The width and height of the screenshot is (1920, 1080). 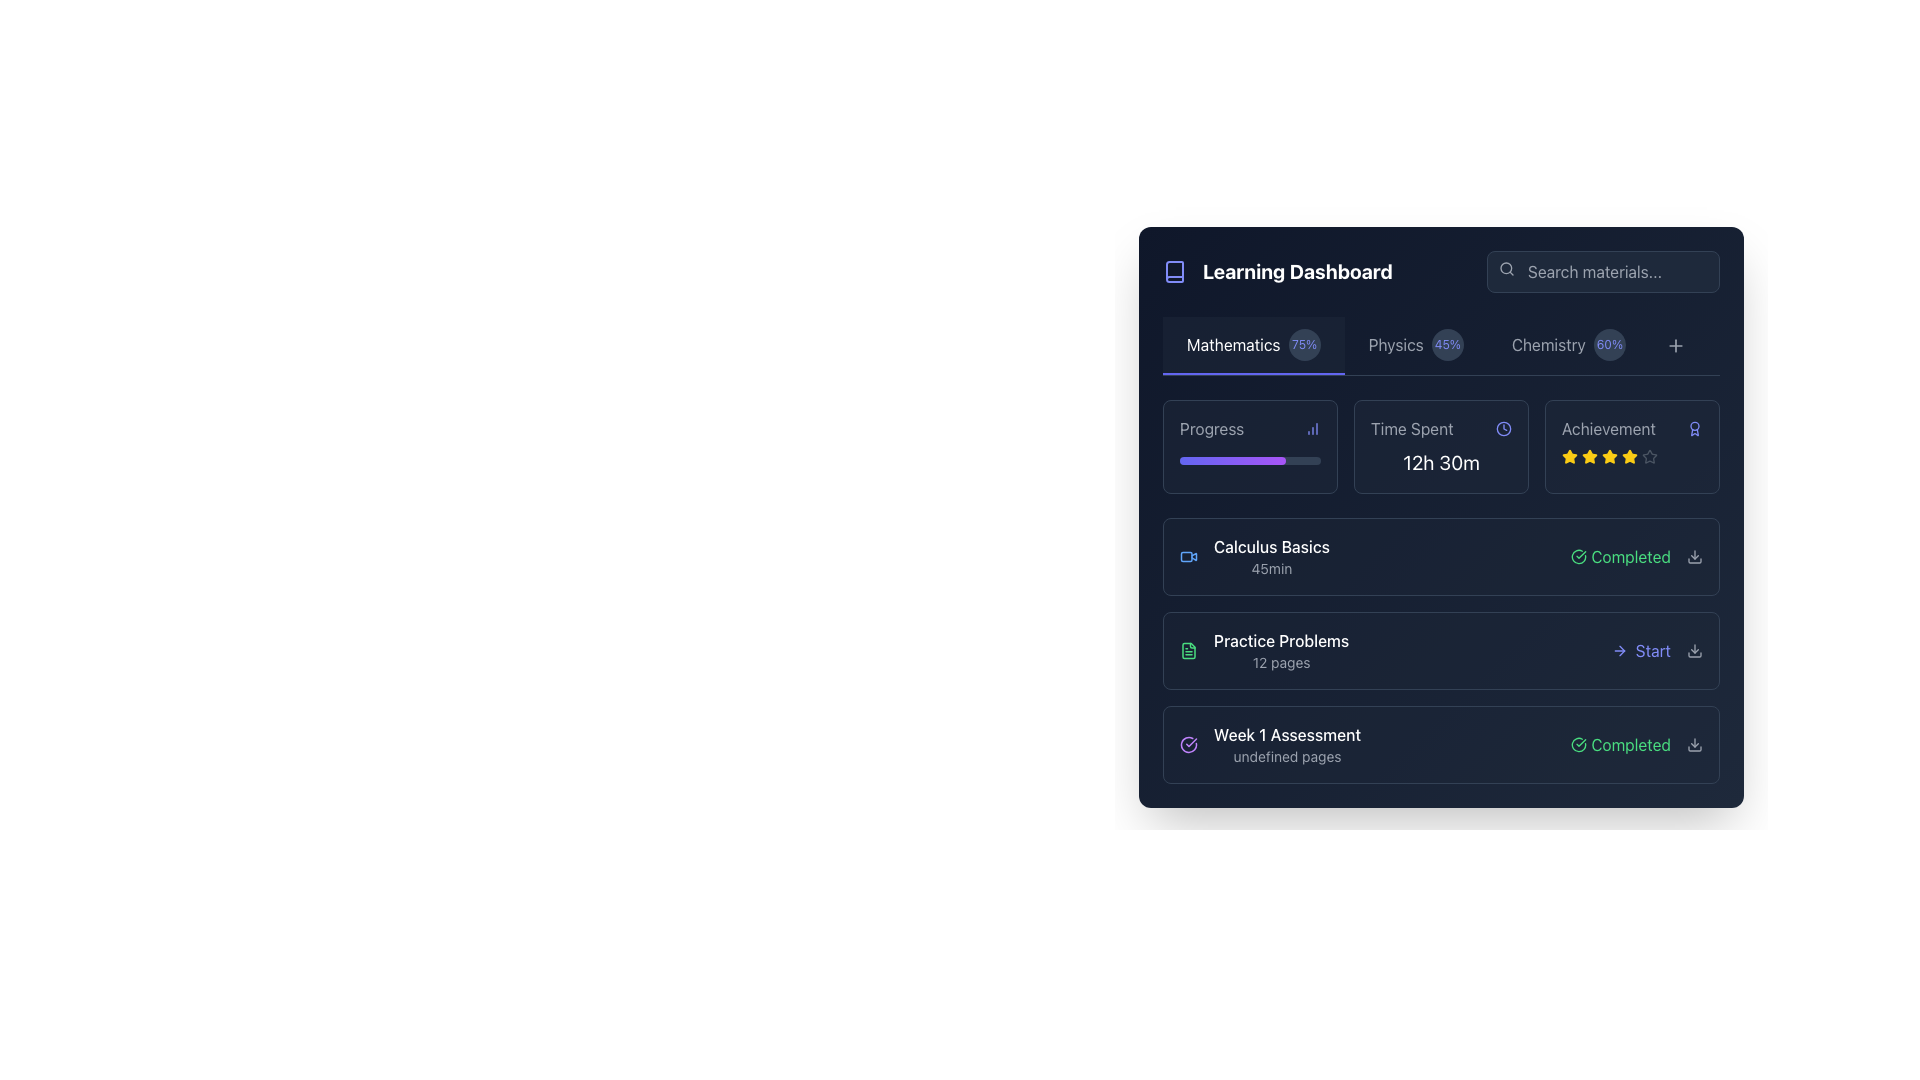 What do you see at coordinates (1441, 446) in the screenshot?
I see `the 'Time Spent' information card` at bounding box center [1441, 446].